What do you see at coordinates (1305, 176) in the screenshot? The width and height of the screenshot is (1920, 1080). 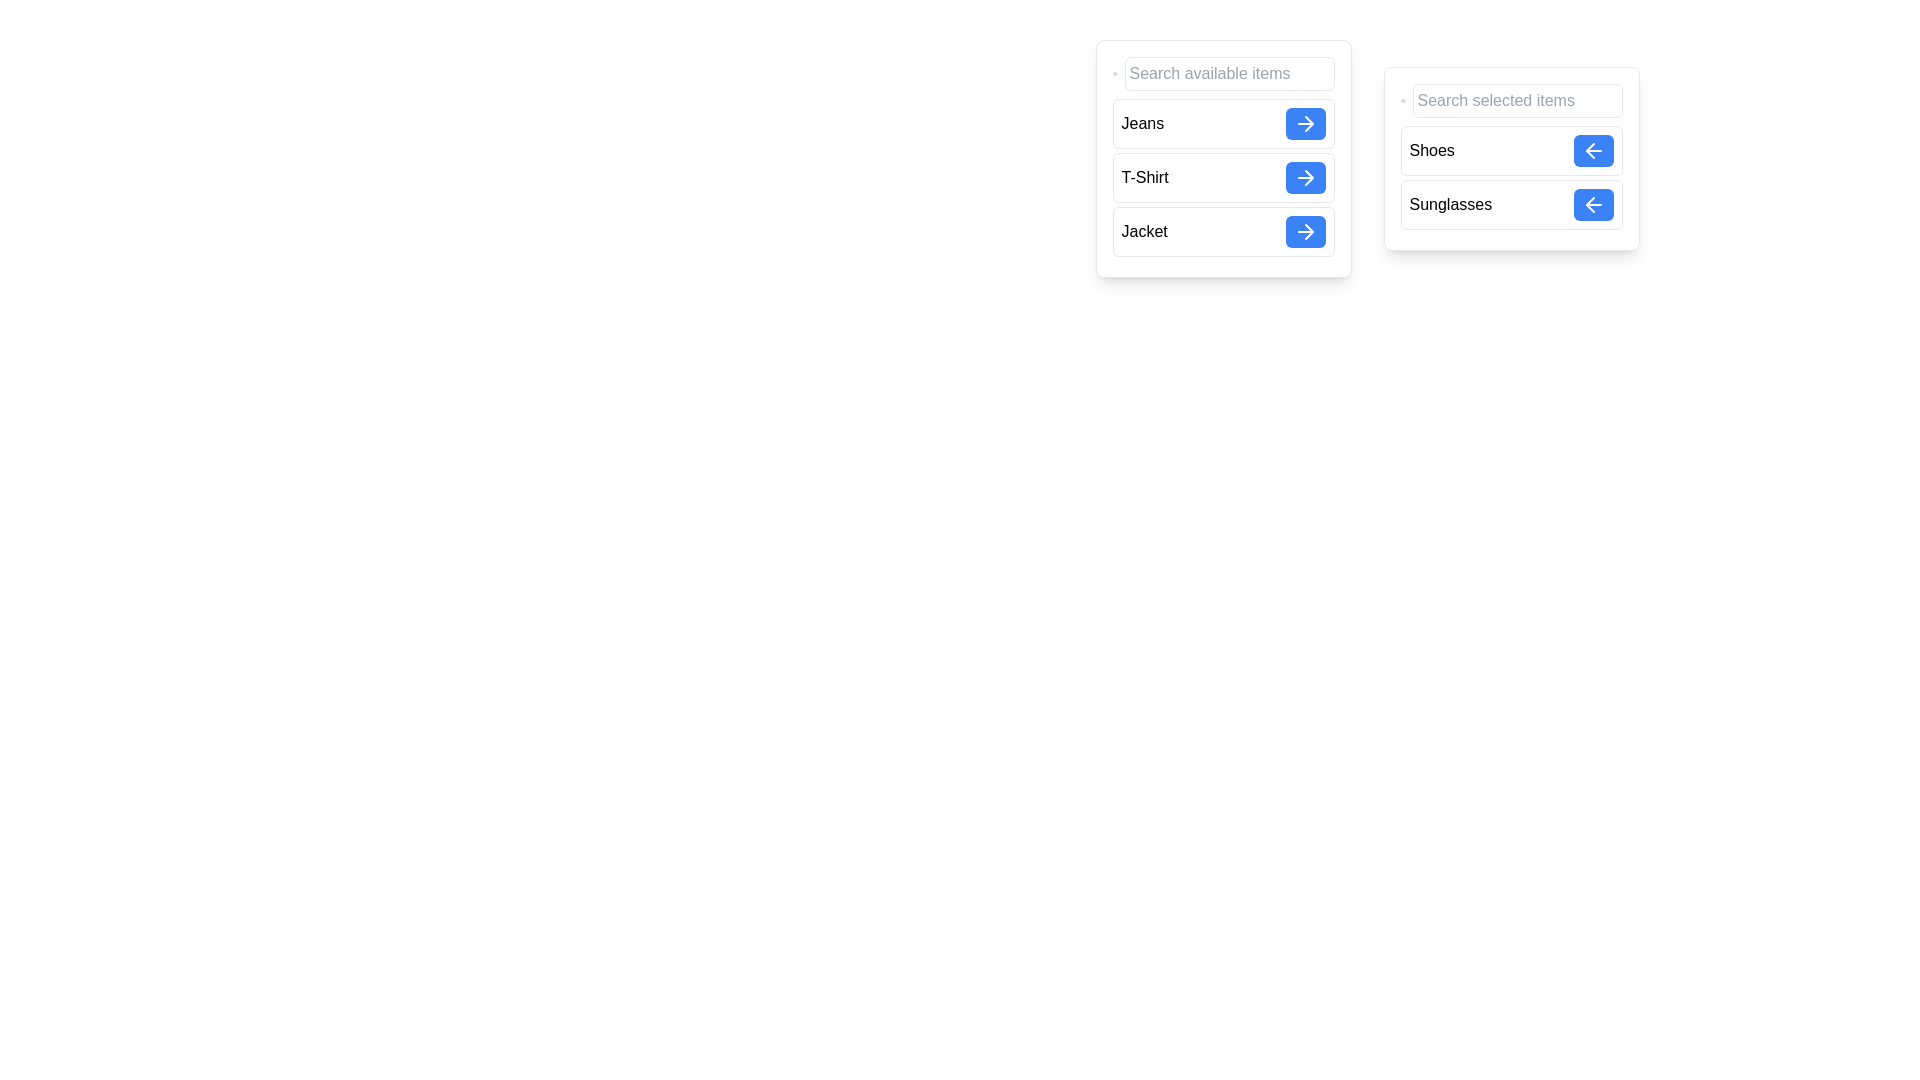 I see `the icon button shaped like an arrow pointing to the right, styled with a blue background and white arrow symbol, located to the right of the 'T-Shirt' item in the list` at bounding box center [1305, 176].